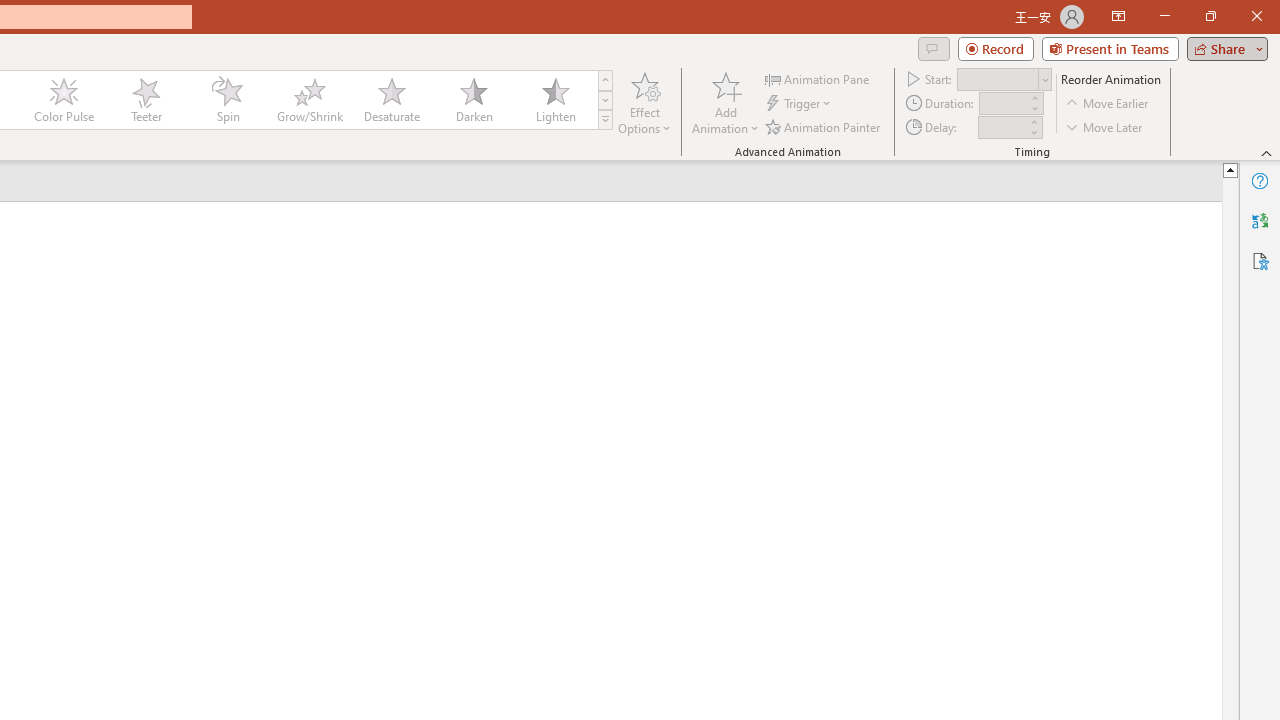  Describe the element at coordinates (1106, 103) in the screenshot. I see `'Move Earlier'` at that location.